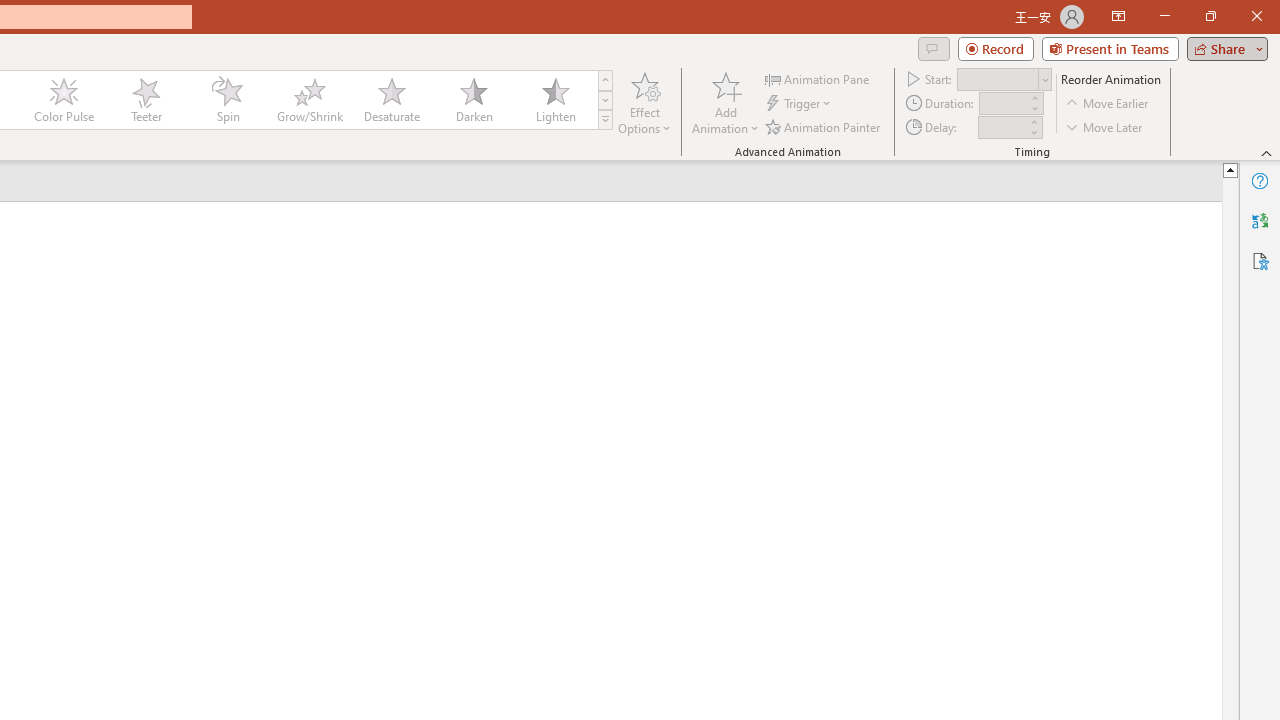  Describe the element at coordinates (1106, 103) in the screenshot. I see `'Move Earlier'` at that location.